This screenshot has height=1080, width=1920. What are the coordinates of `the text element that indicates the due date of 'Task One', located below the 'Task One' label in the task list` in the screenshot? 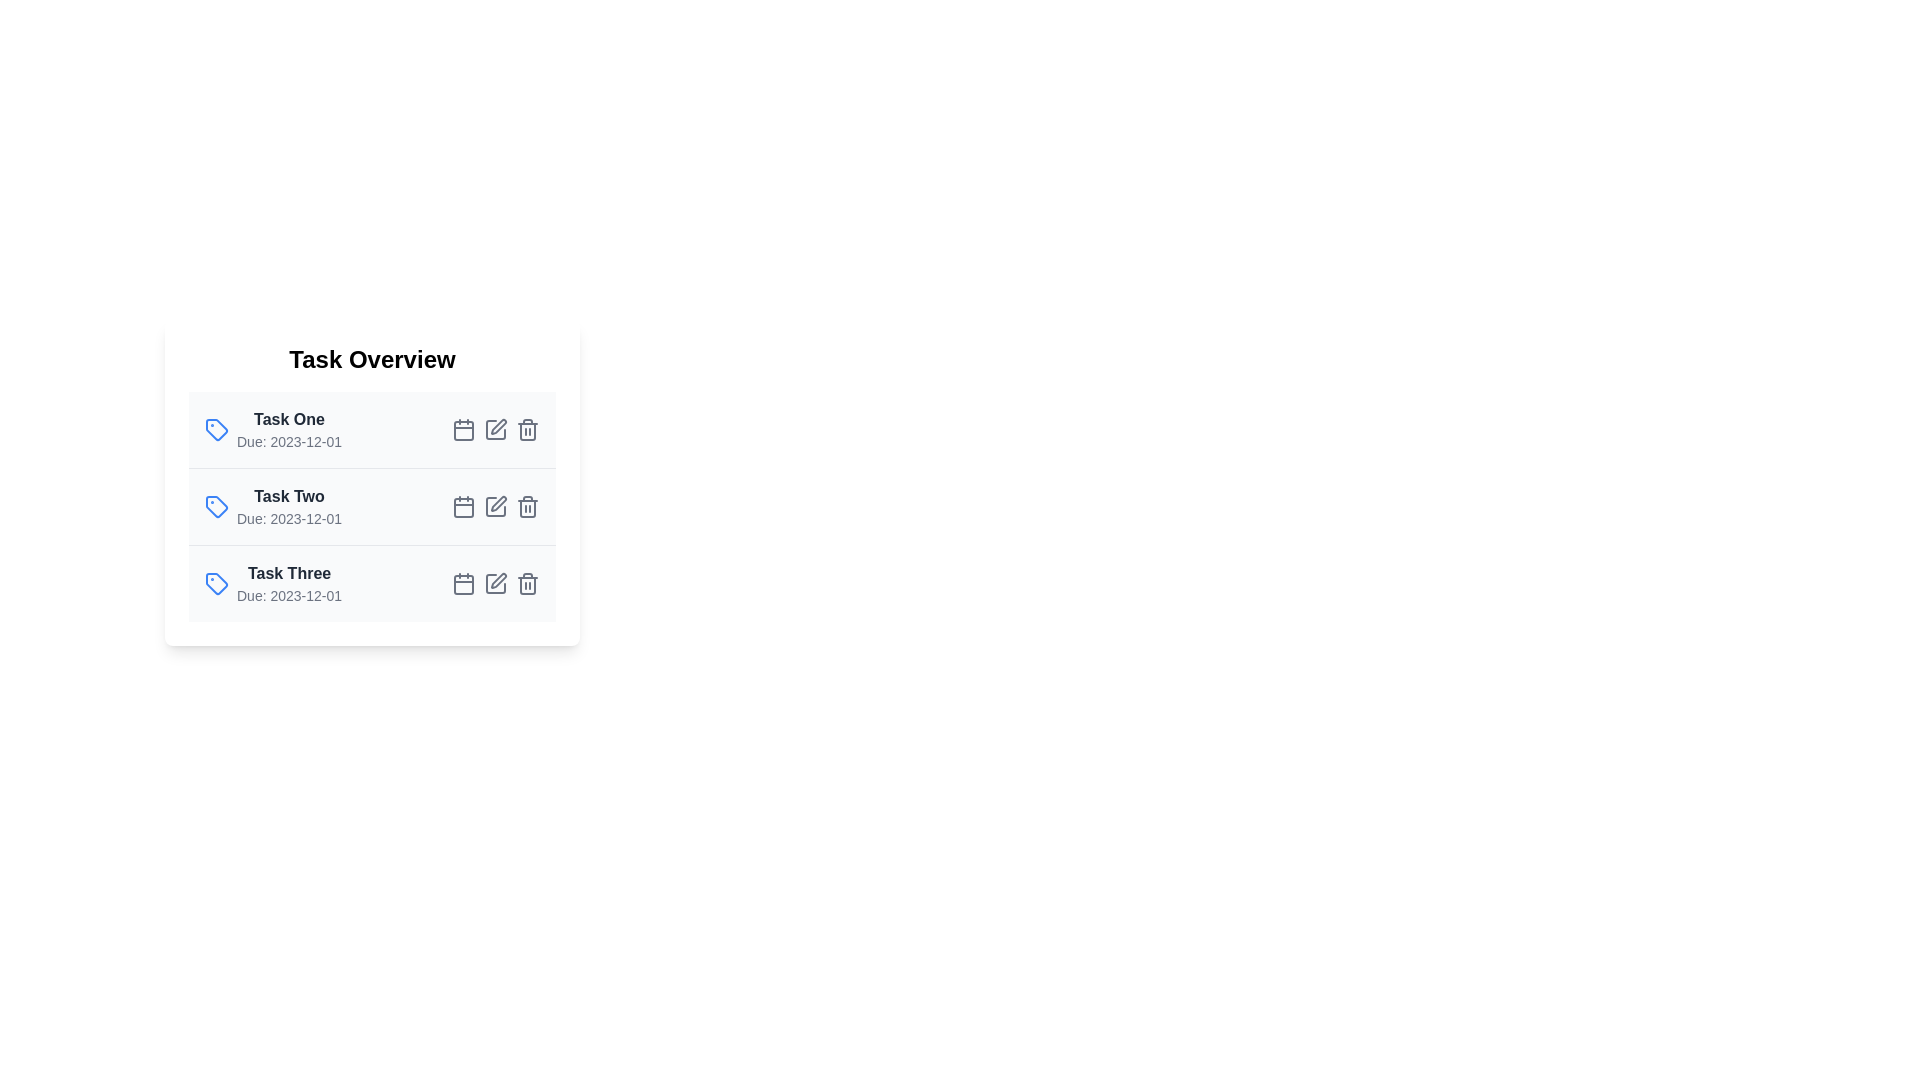 It's located at (288, 441).